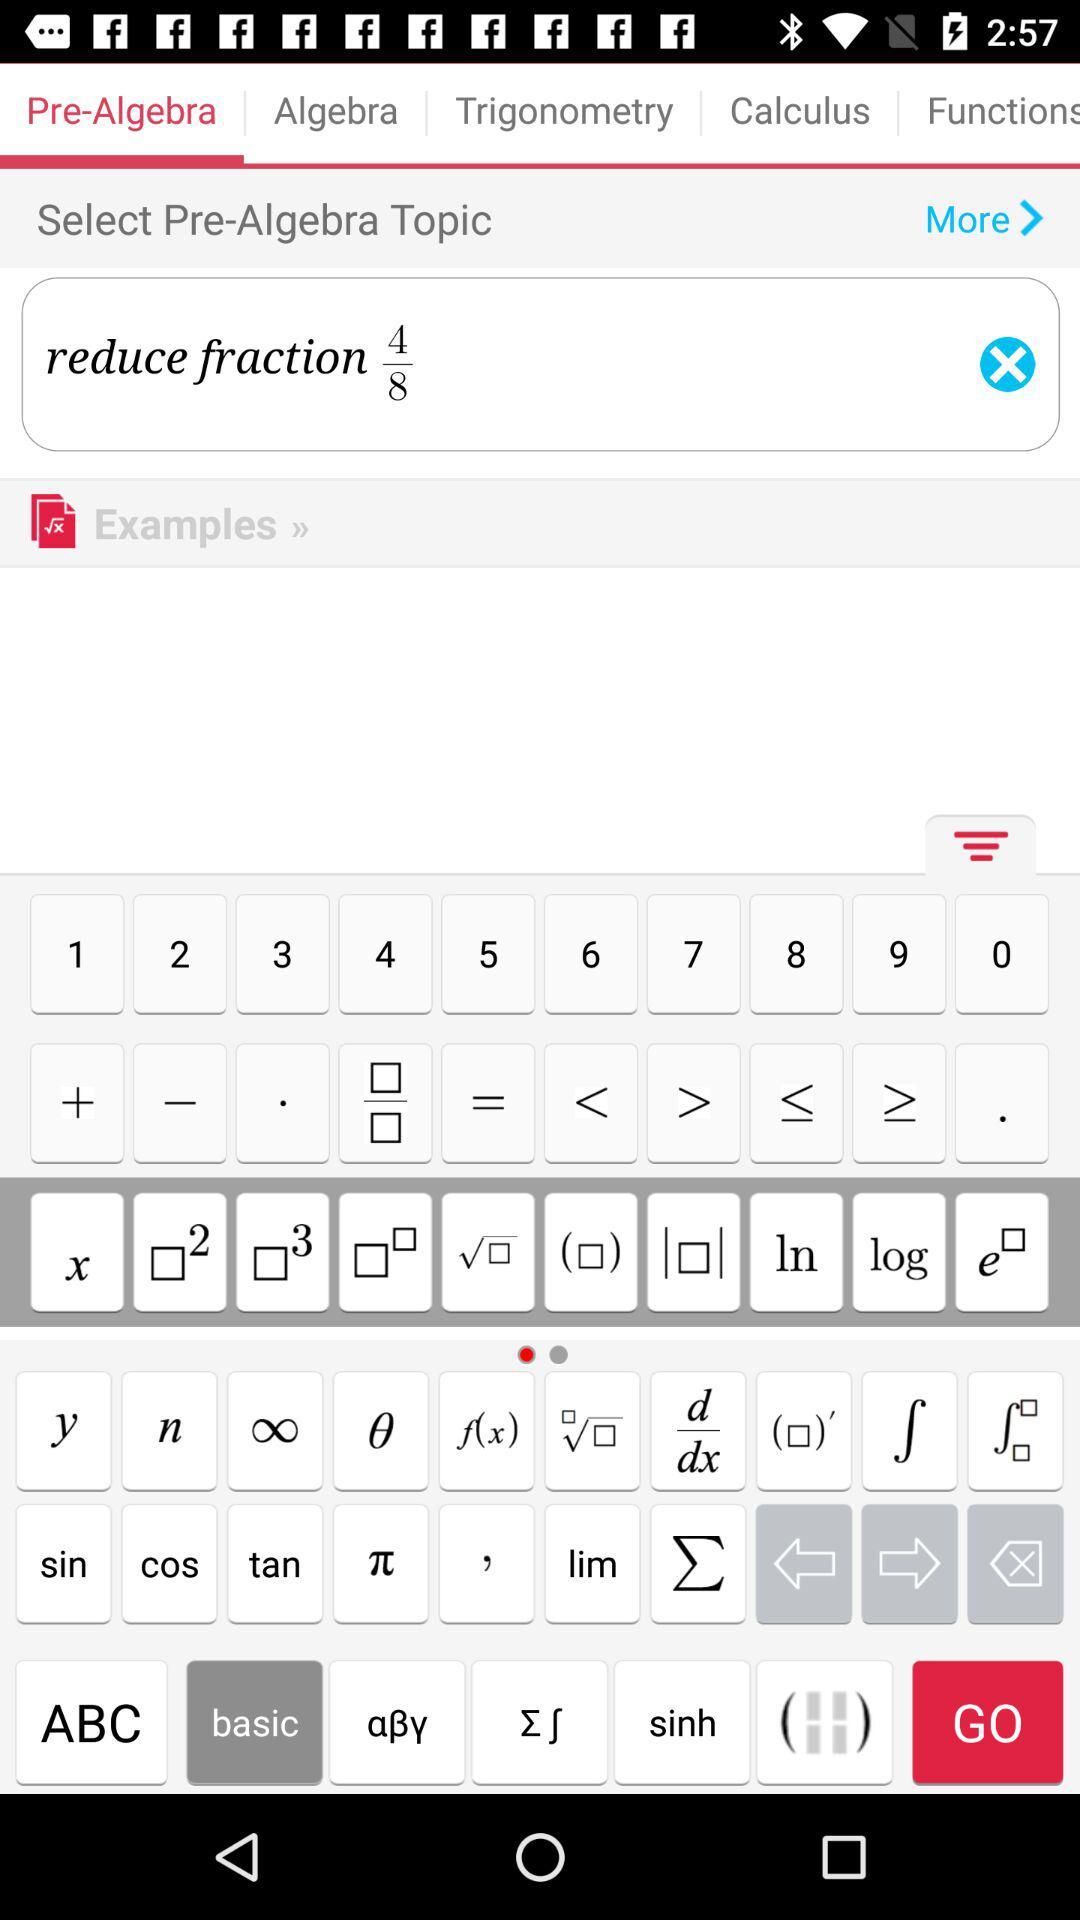 The image size is (1080, 1920). What do you see at coordinates (825, 1721) in the screenshot?
I see `use mathematical function` at bounding box center [825, 1721].